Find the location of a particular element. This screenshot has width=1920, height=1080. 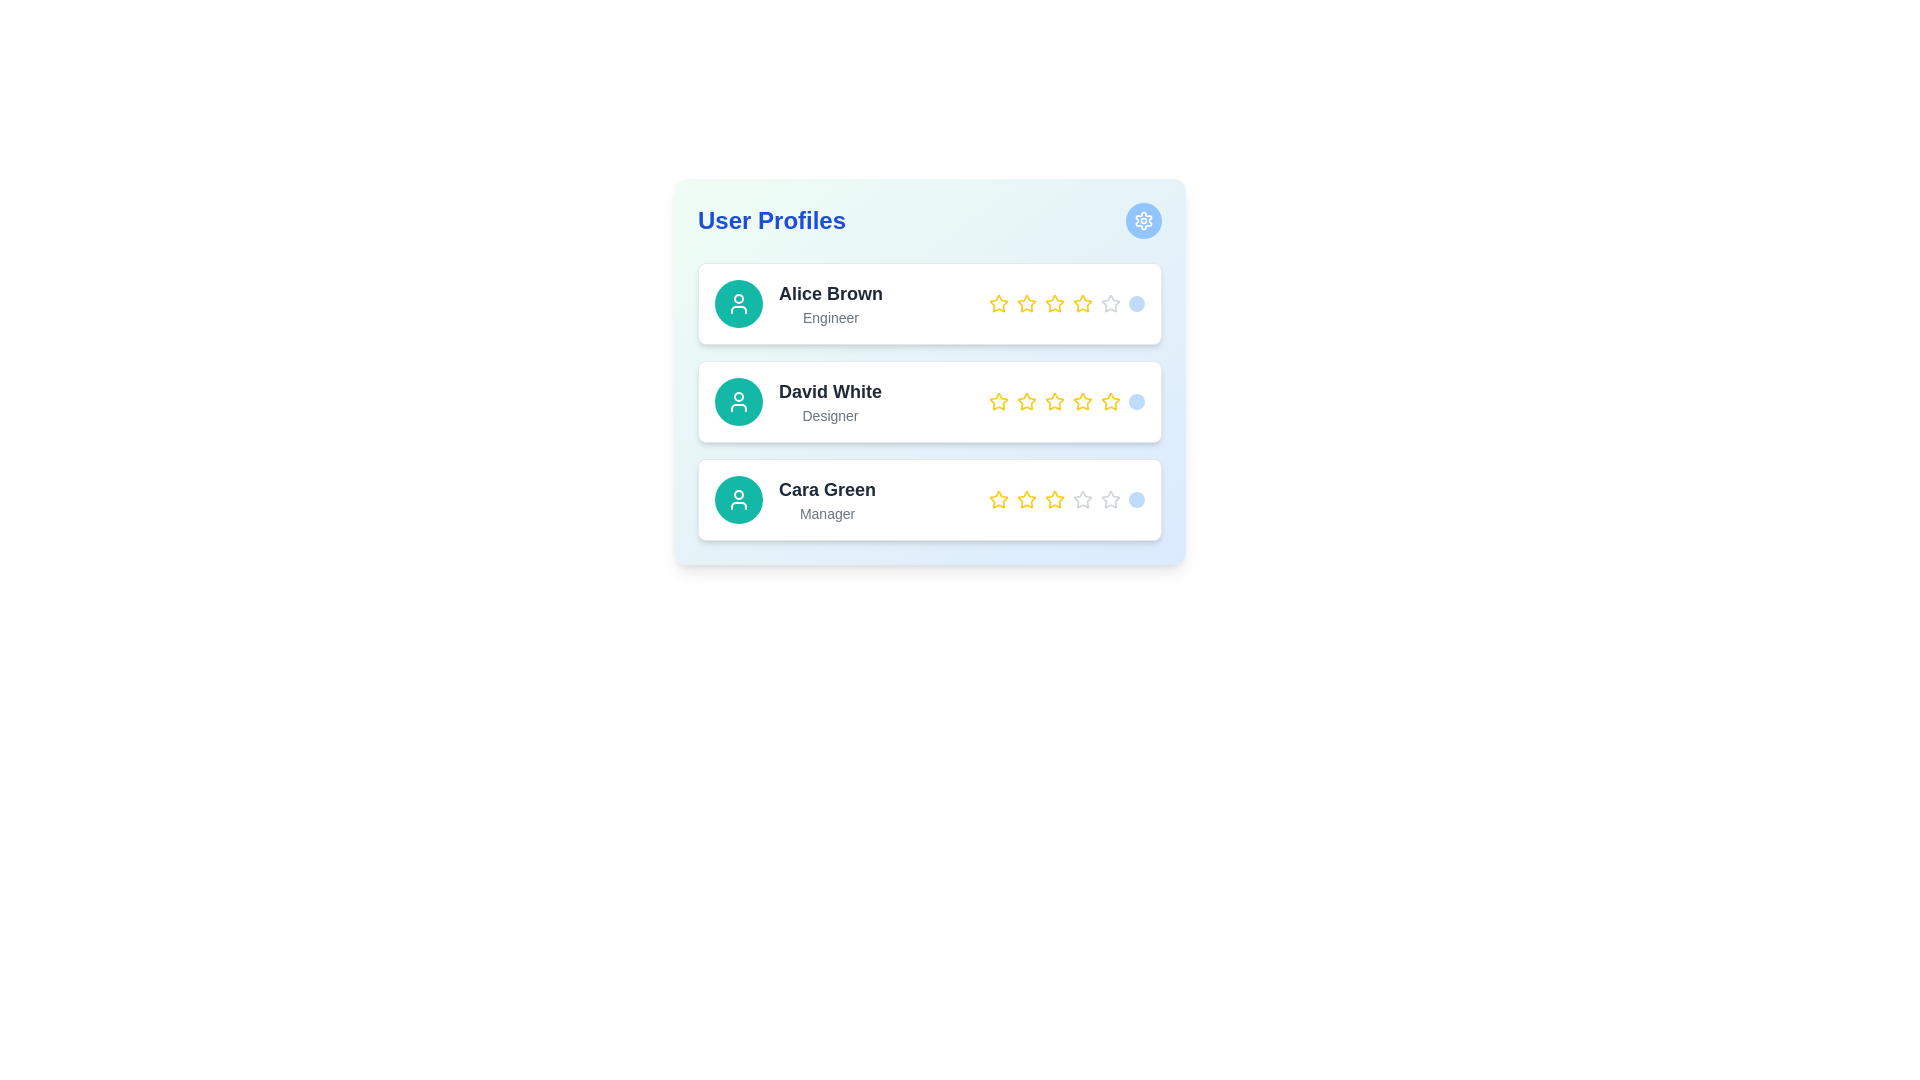

the fourth rating star icon, which is part of a sequence of five stars in the rating section of Alice Brown's profile is located at coordinates (1054, 304).